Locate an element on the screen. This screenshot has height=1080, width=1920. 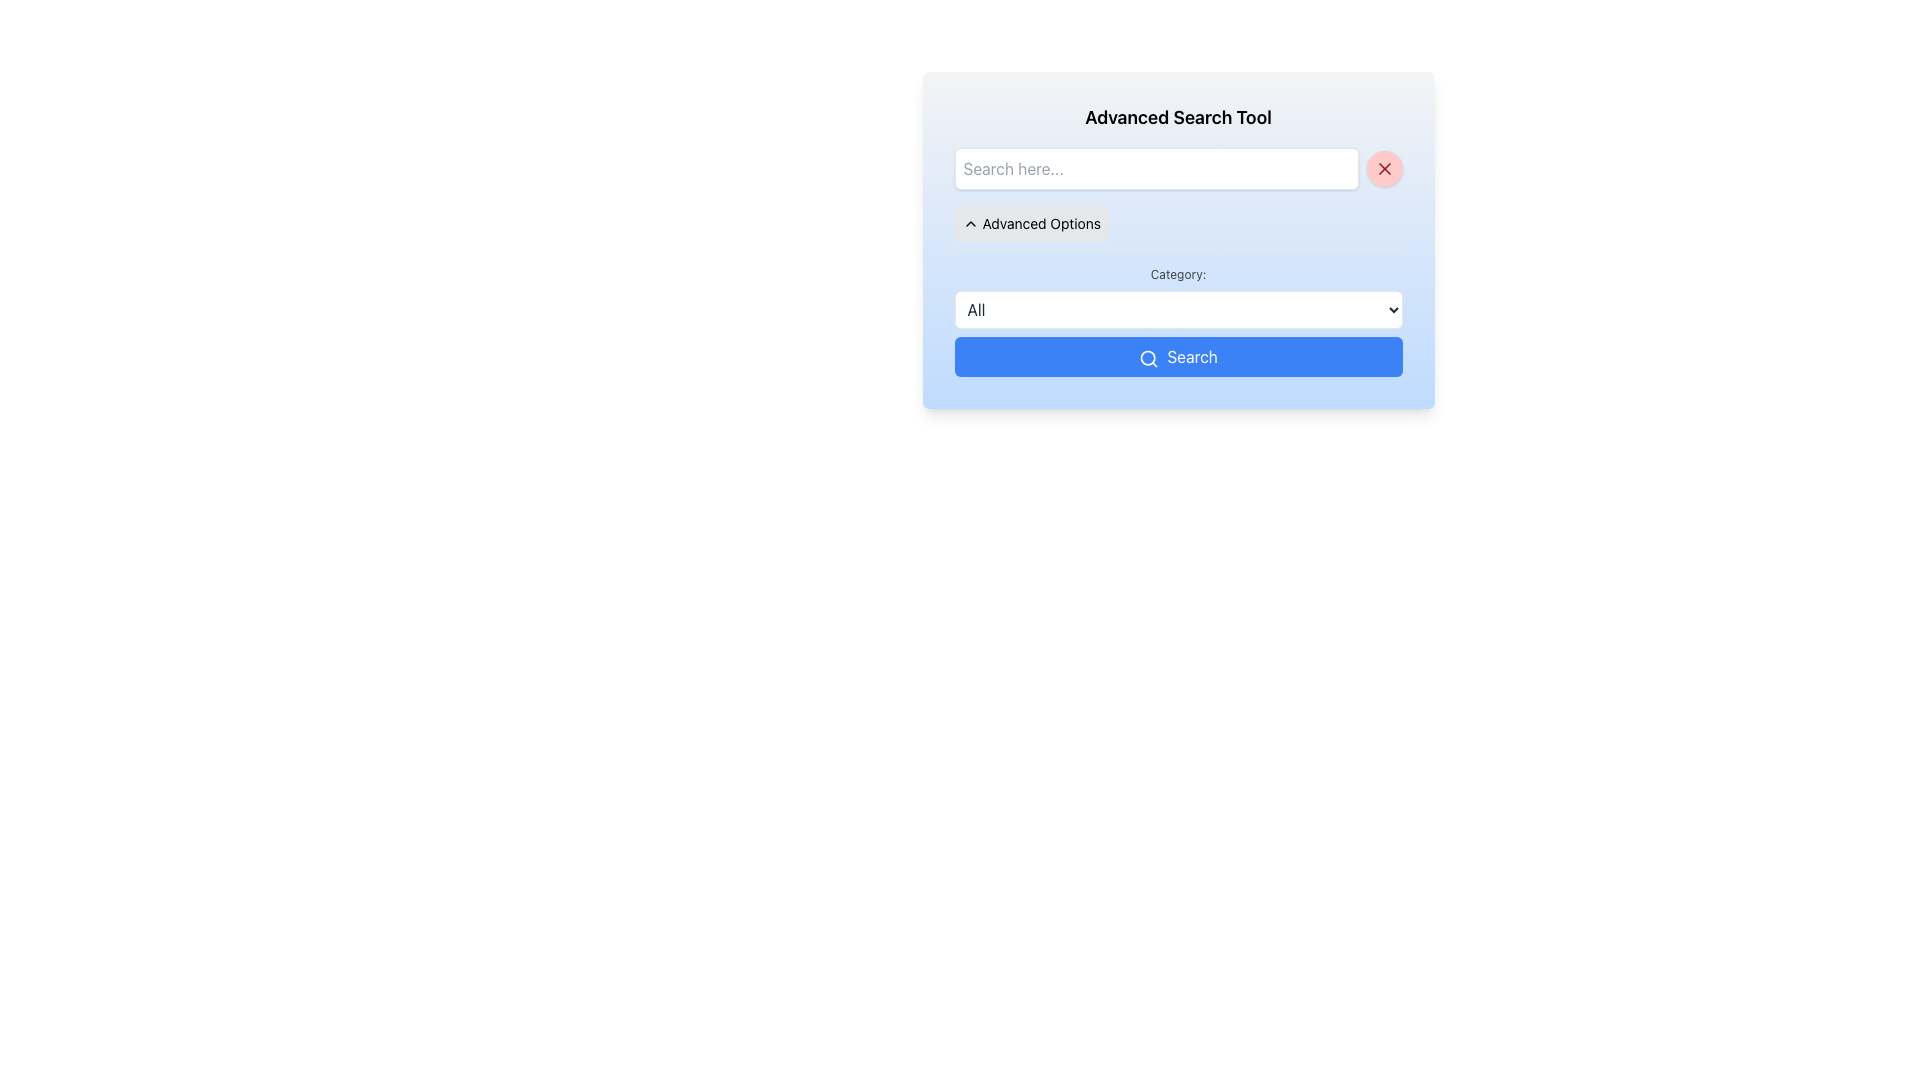
the text label that reads 'Category:', which is styled in a subtle gray color and is positioned above the dropdown menu labeled 'All' is located at coordinates (1178, 274).